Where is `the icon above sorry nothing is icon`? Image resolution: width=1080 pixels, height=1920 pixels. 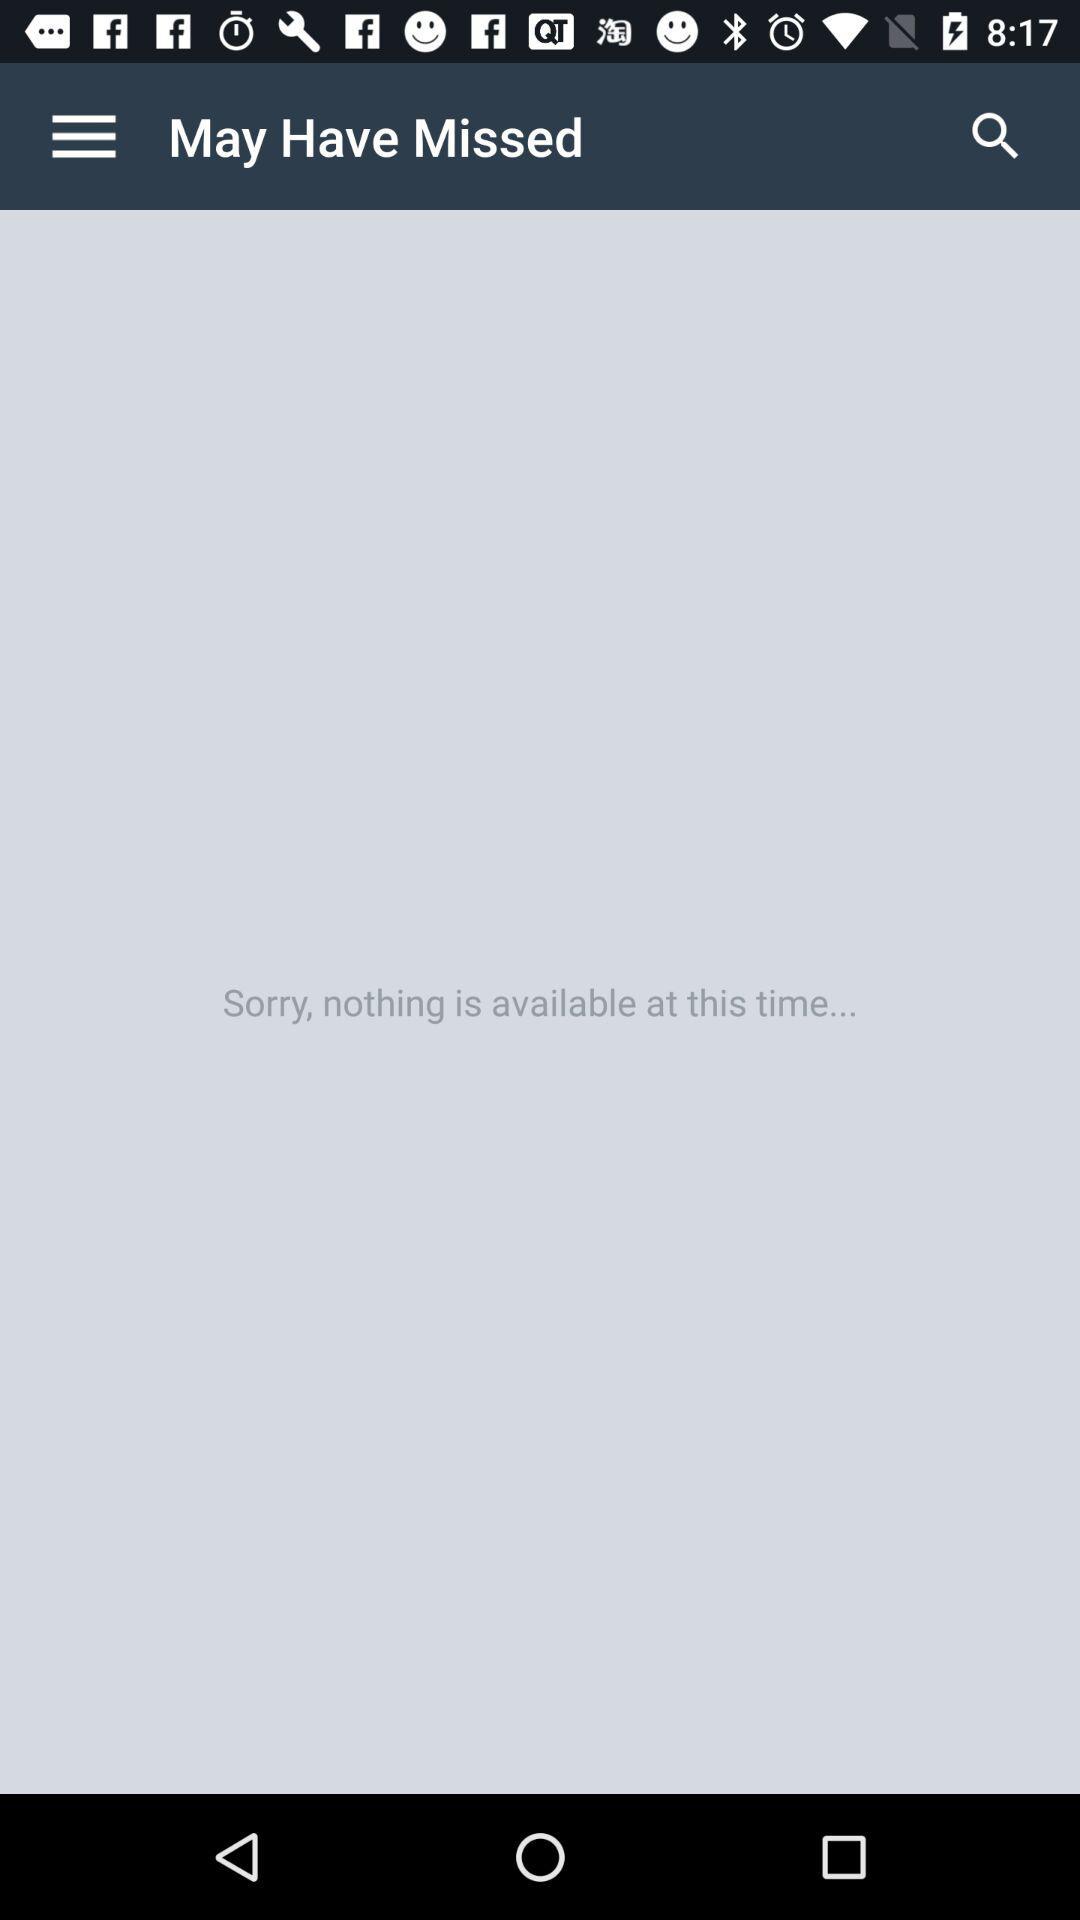 the icon above sorry nothing is icon is located at coordinates (995, 135).